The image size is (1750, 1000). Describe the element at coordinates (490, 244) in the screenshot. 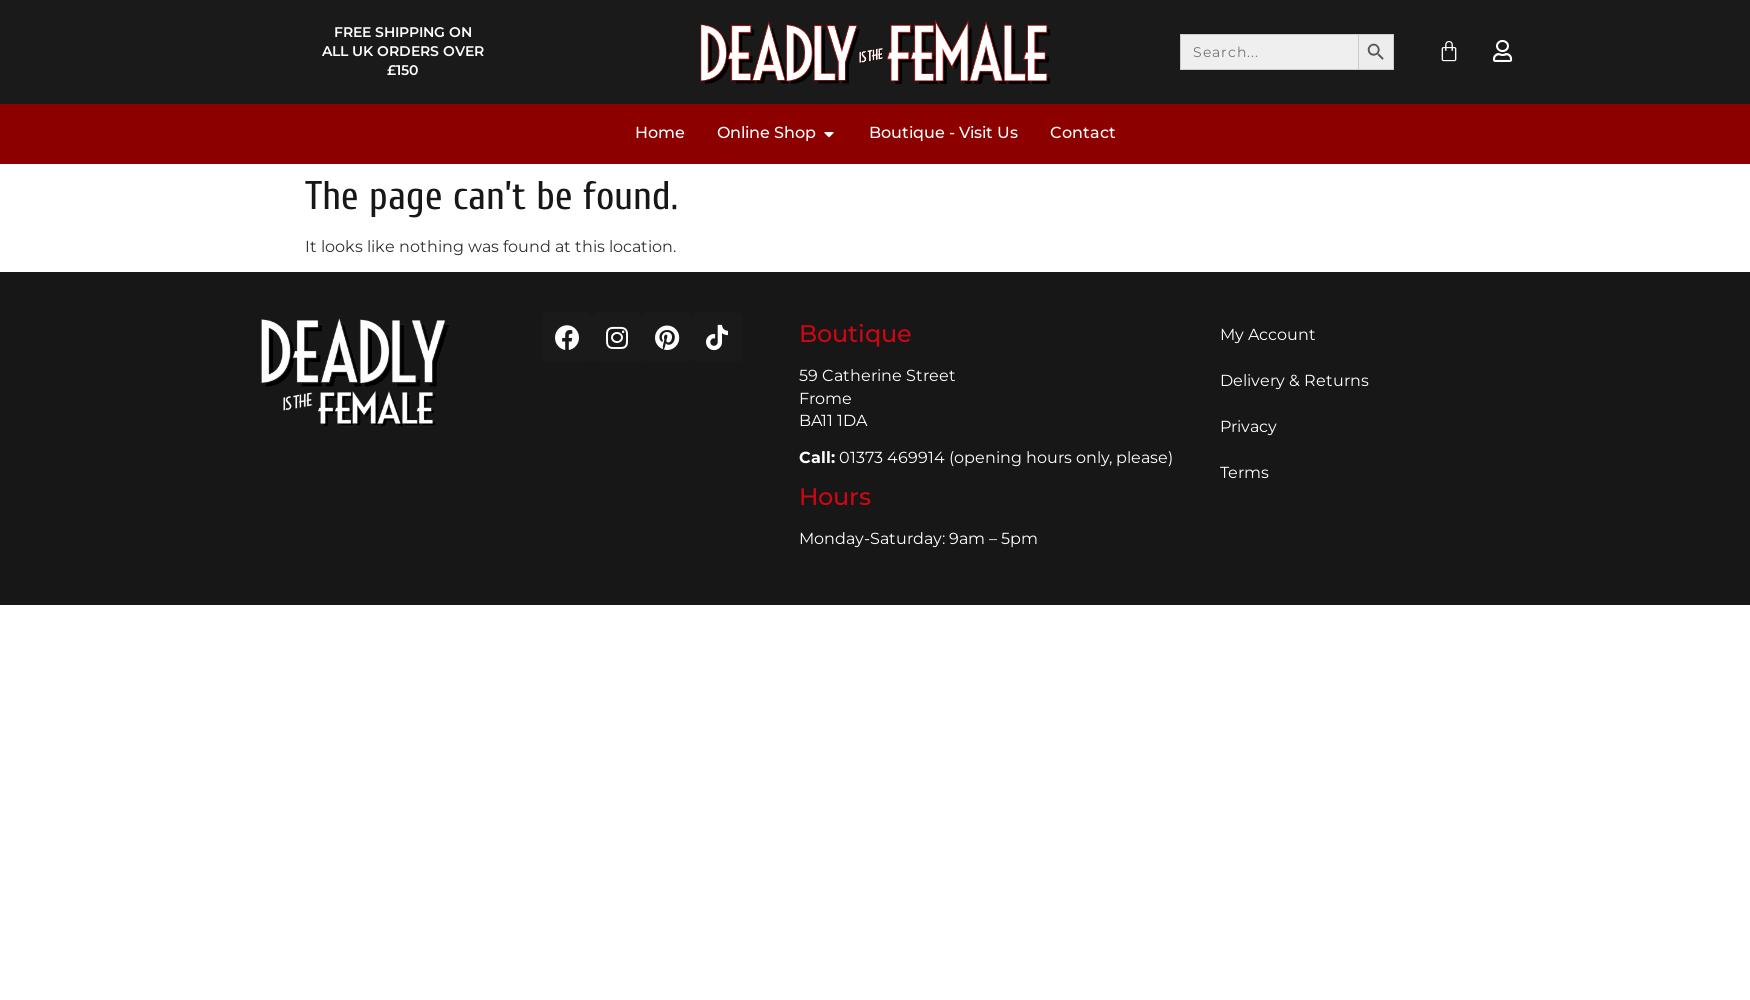

I see `'It looks like nothing was found at this location.'` at that location.